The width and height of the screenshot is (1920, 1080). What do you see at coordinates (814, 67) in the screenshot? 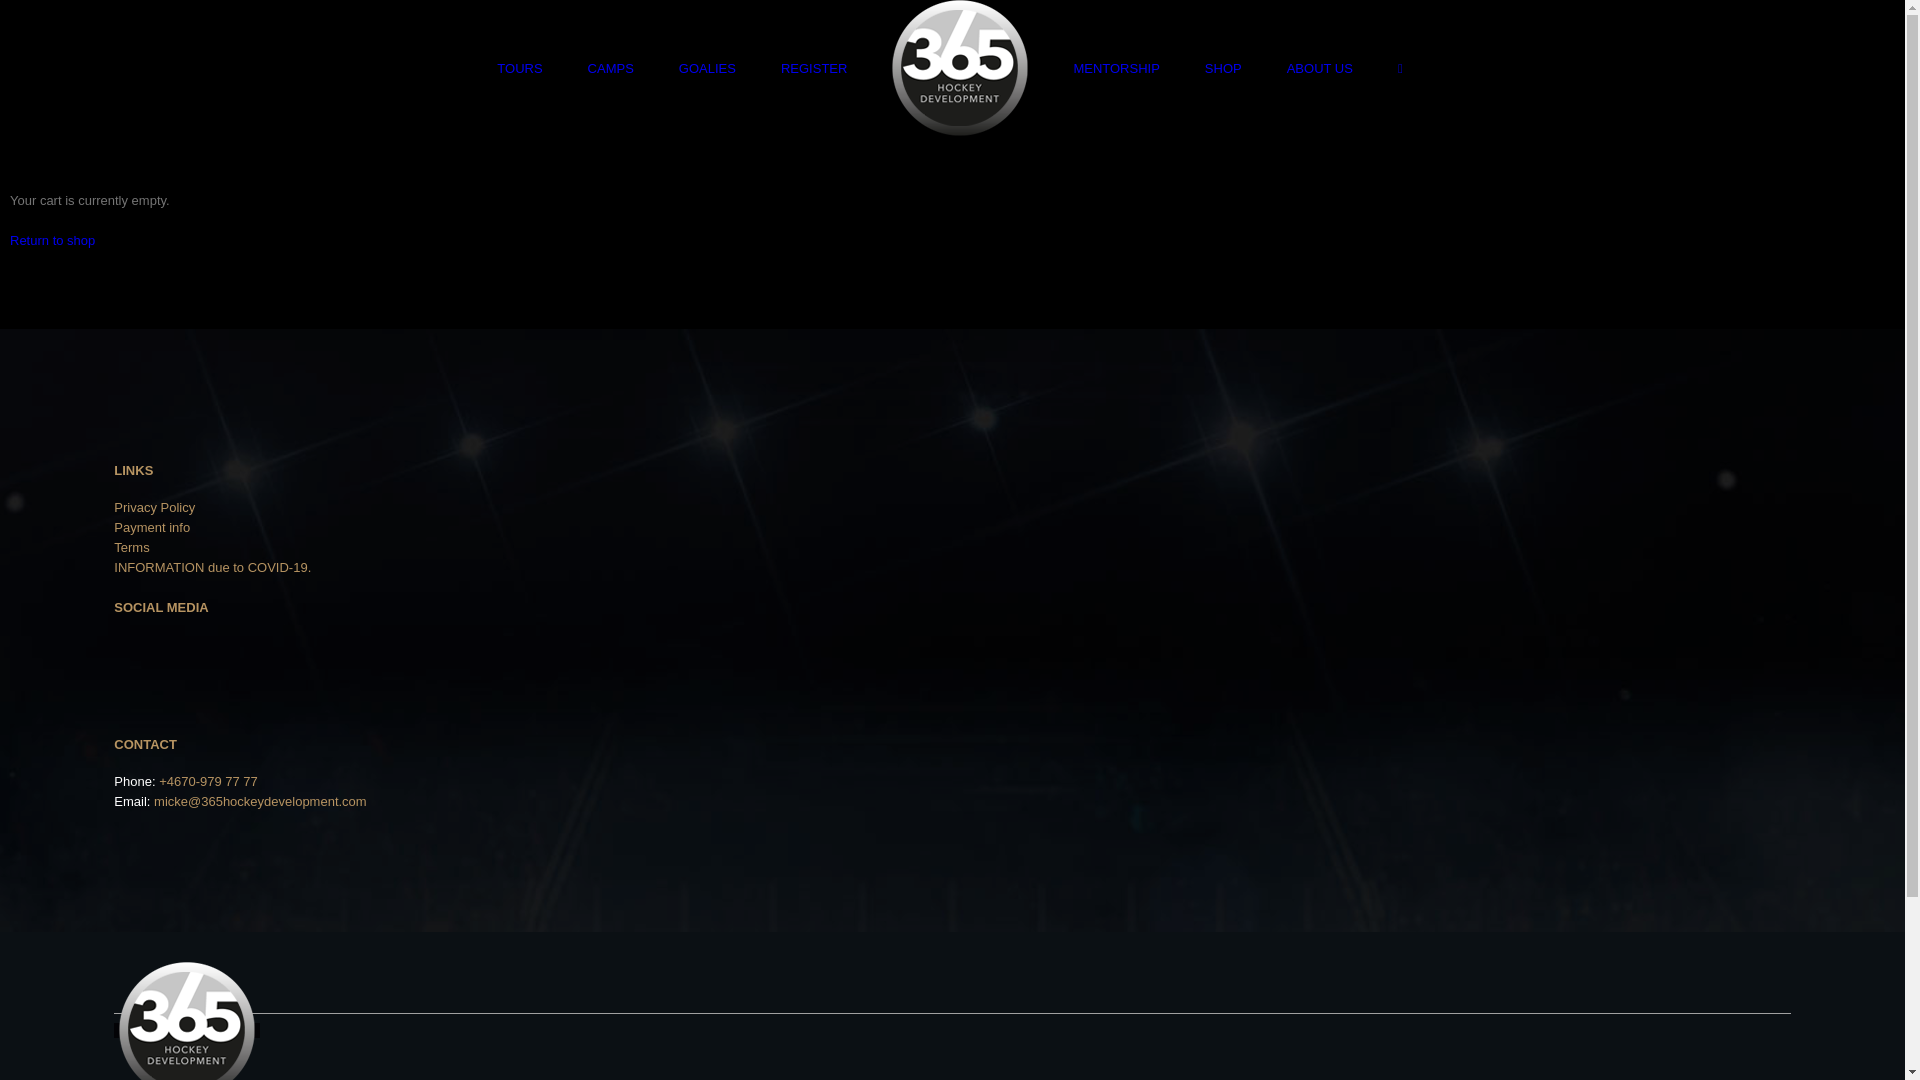
I see `'REGISTER'` at bounding box center [814, 67].